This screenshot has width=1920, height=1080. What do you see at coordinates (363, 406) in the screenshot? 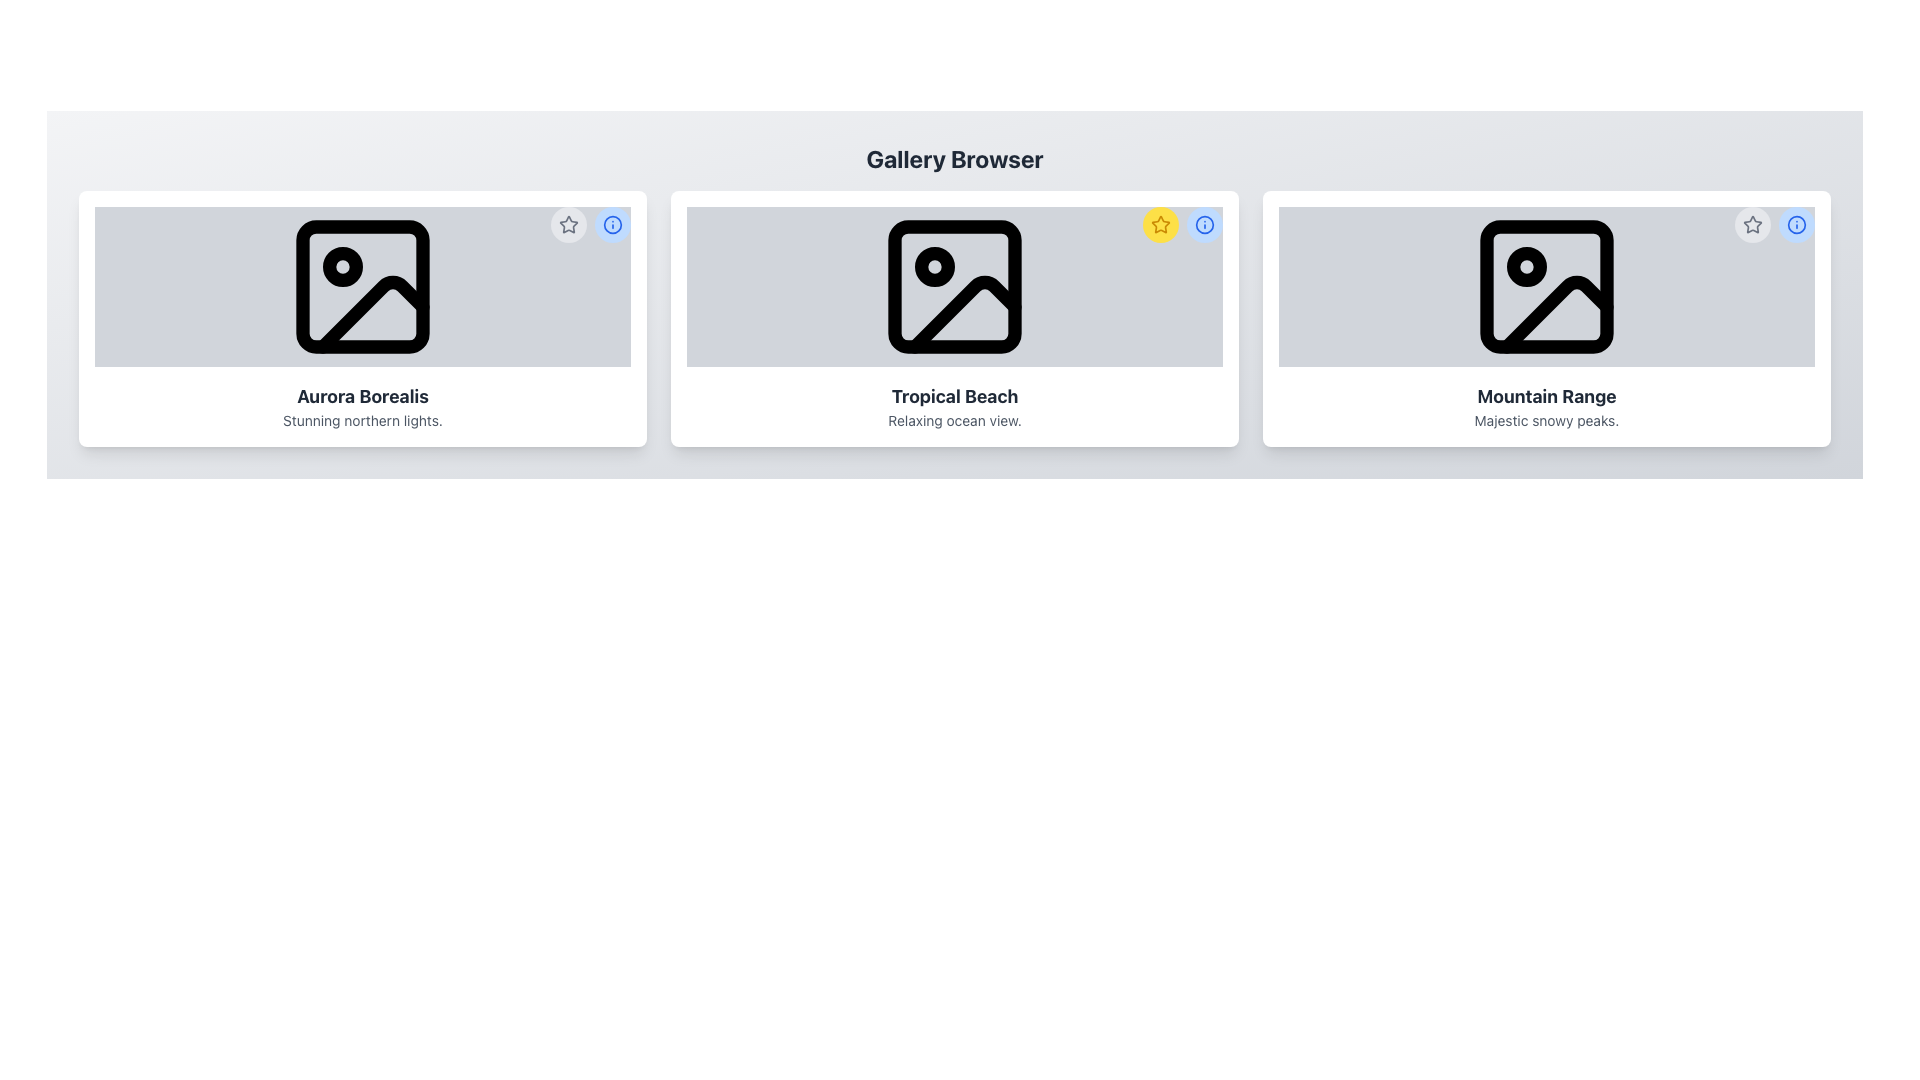
I see `displayed text within the Text block located in the first card, which serves as a title and description for the content` at bounding box center [363, 406].